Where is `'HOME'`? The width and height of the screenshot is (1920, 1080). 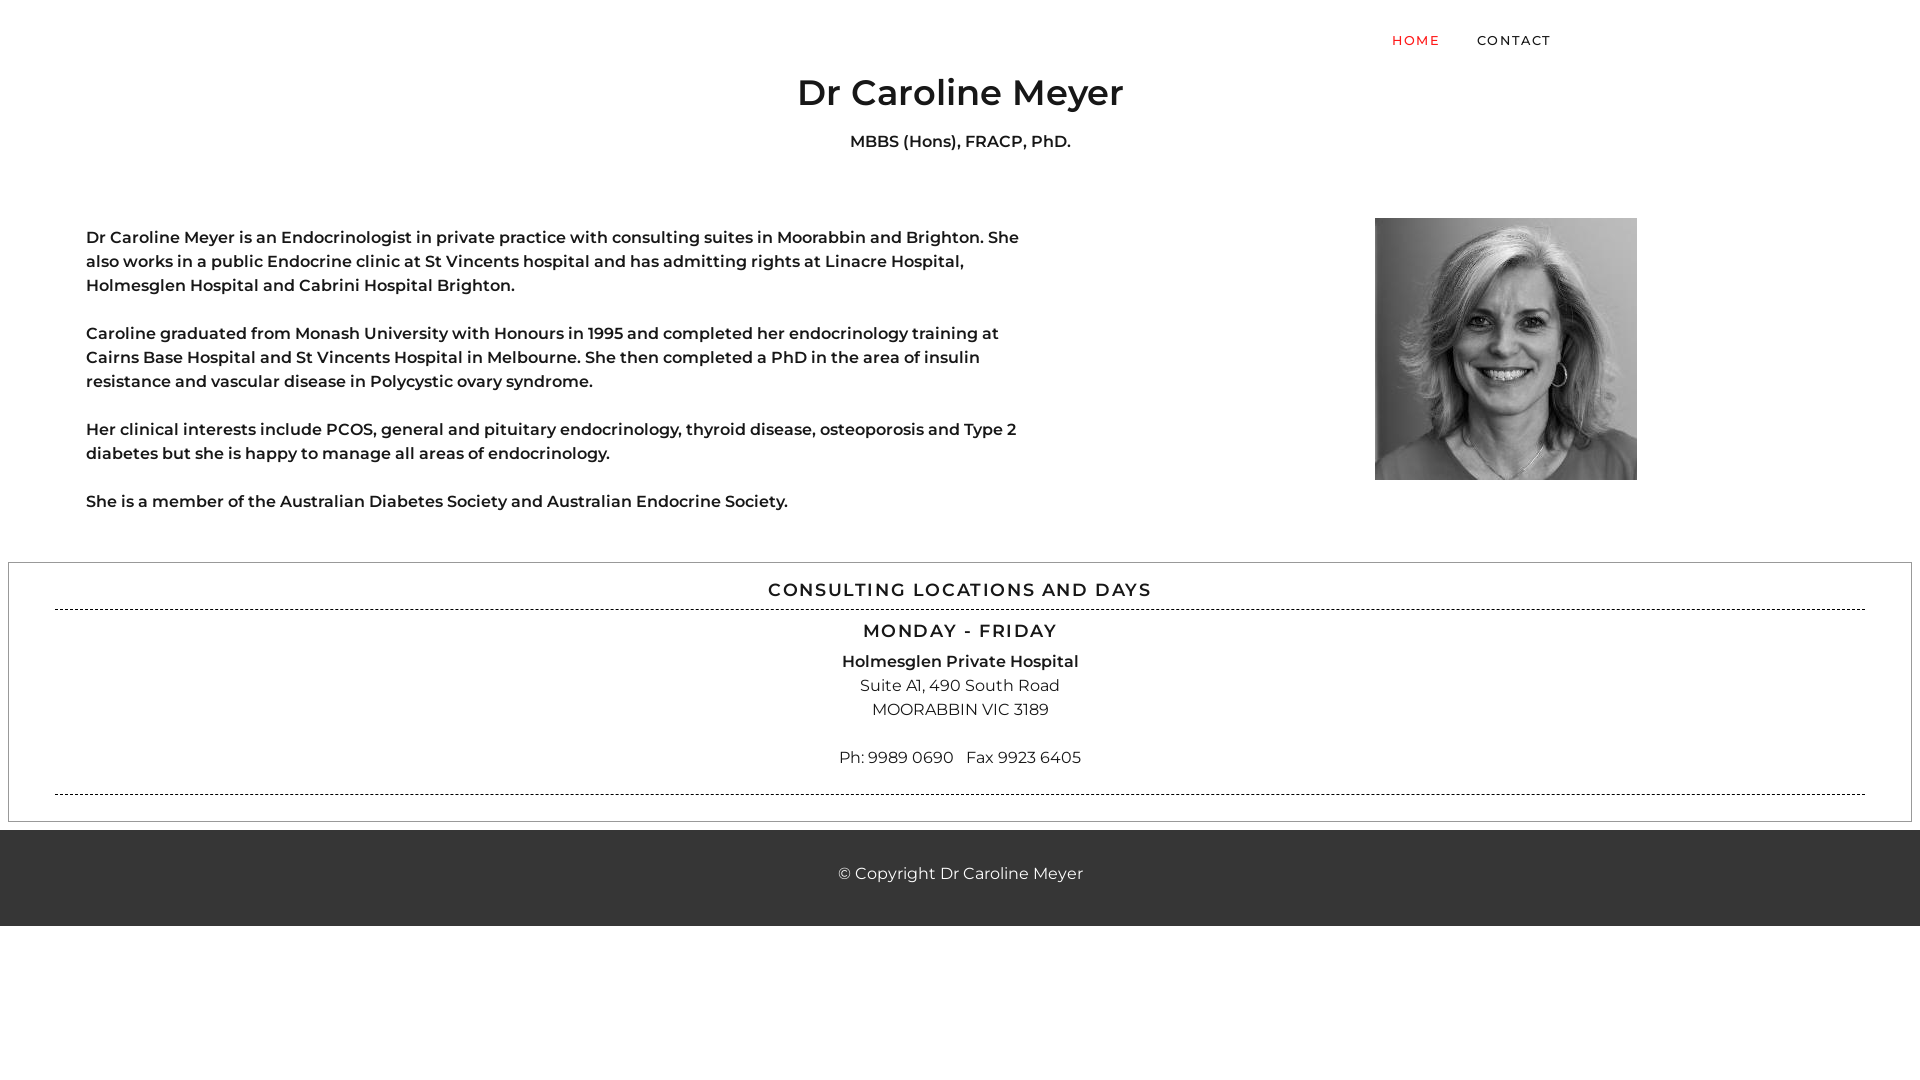 'HOME' is located at coordinates (1415, 40).